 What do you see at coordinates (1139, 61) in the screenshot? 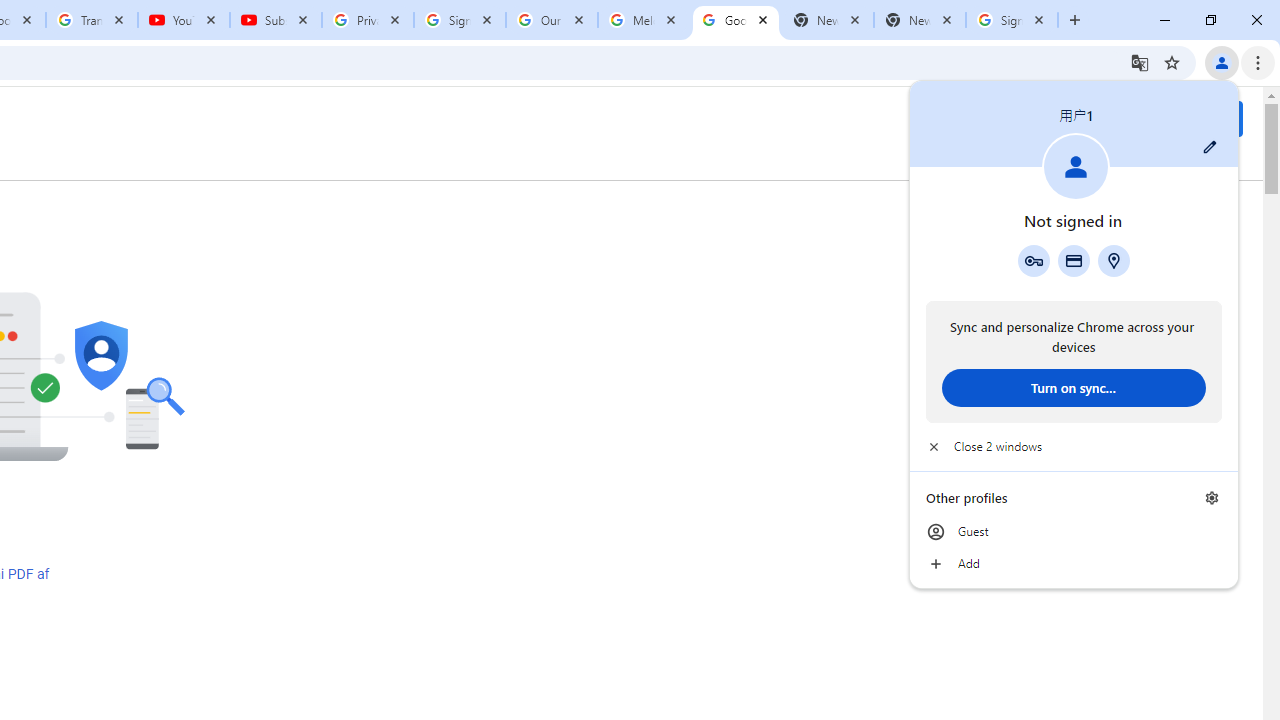
I see `'Translate this page'` at bounding box center [1139, 61].